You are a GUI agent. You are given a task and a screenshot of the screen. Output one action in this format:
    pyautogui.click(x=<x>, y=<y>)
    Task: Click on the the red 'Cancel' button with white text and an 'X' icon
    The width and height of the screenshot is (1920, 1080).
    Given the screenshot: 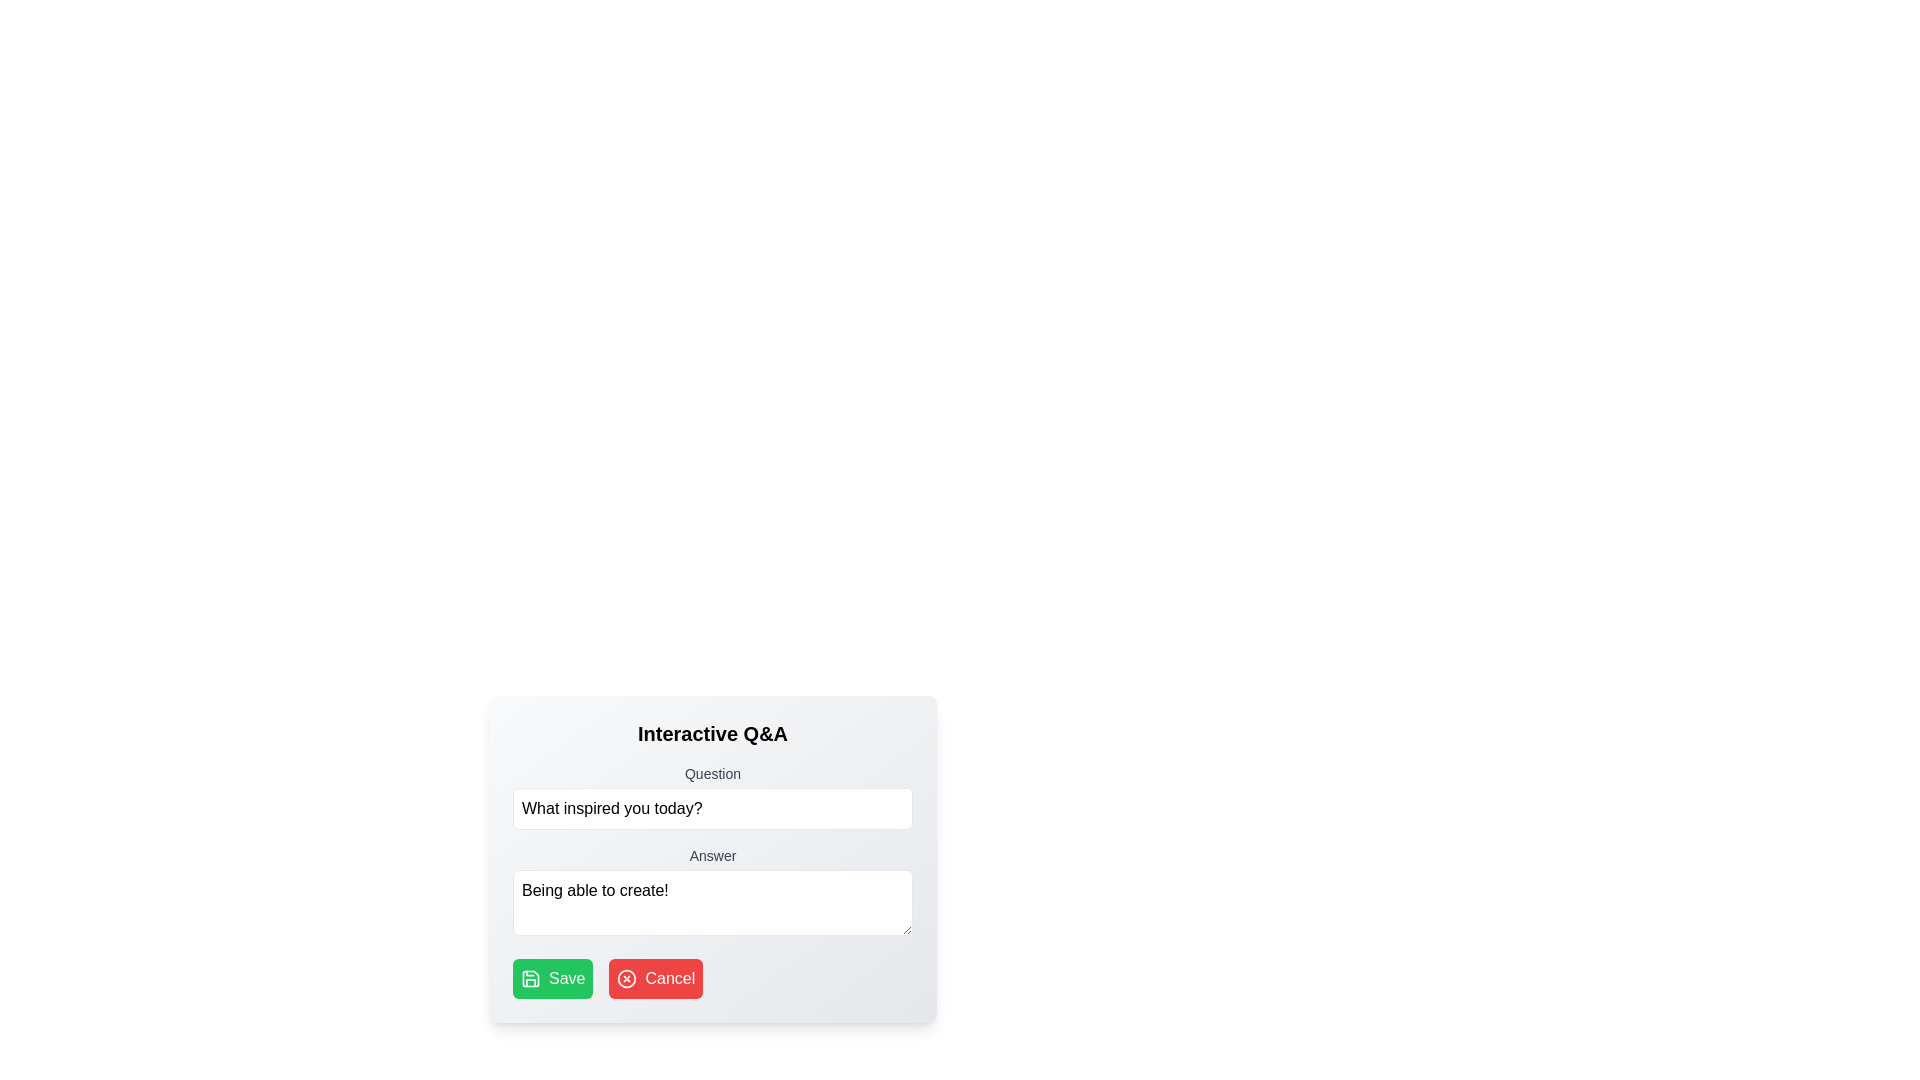 What is the action you would take?
    pyautogui.click(x=656, y=978)
    